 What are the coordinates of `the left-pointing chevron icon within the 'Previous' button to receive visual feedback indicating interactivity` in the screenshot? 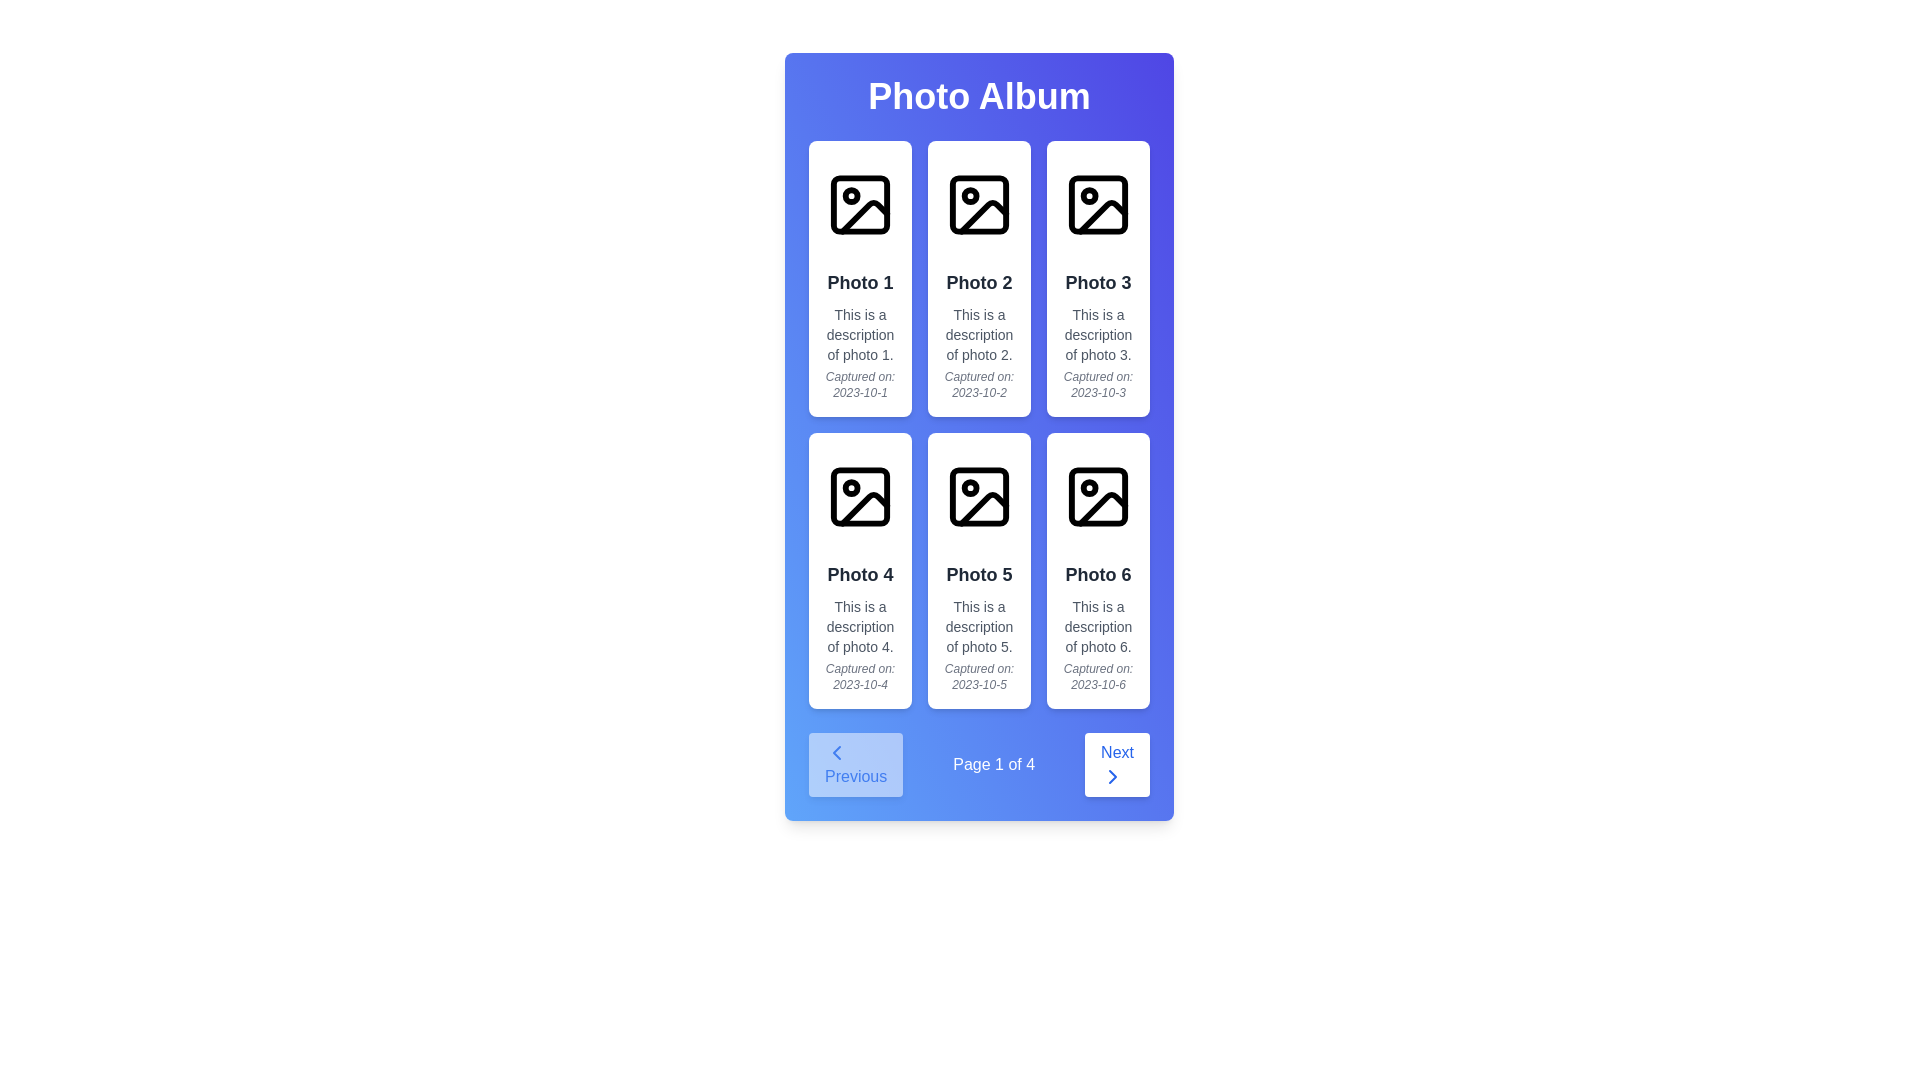 It's located at (836, 752).